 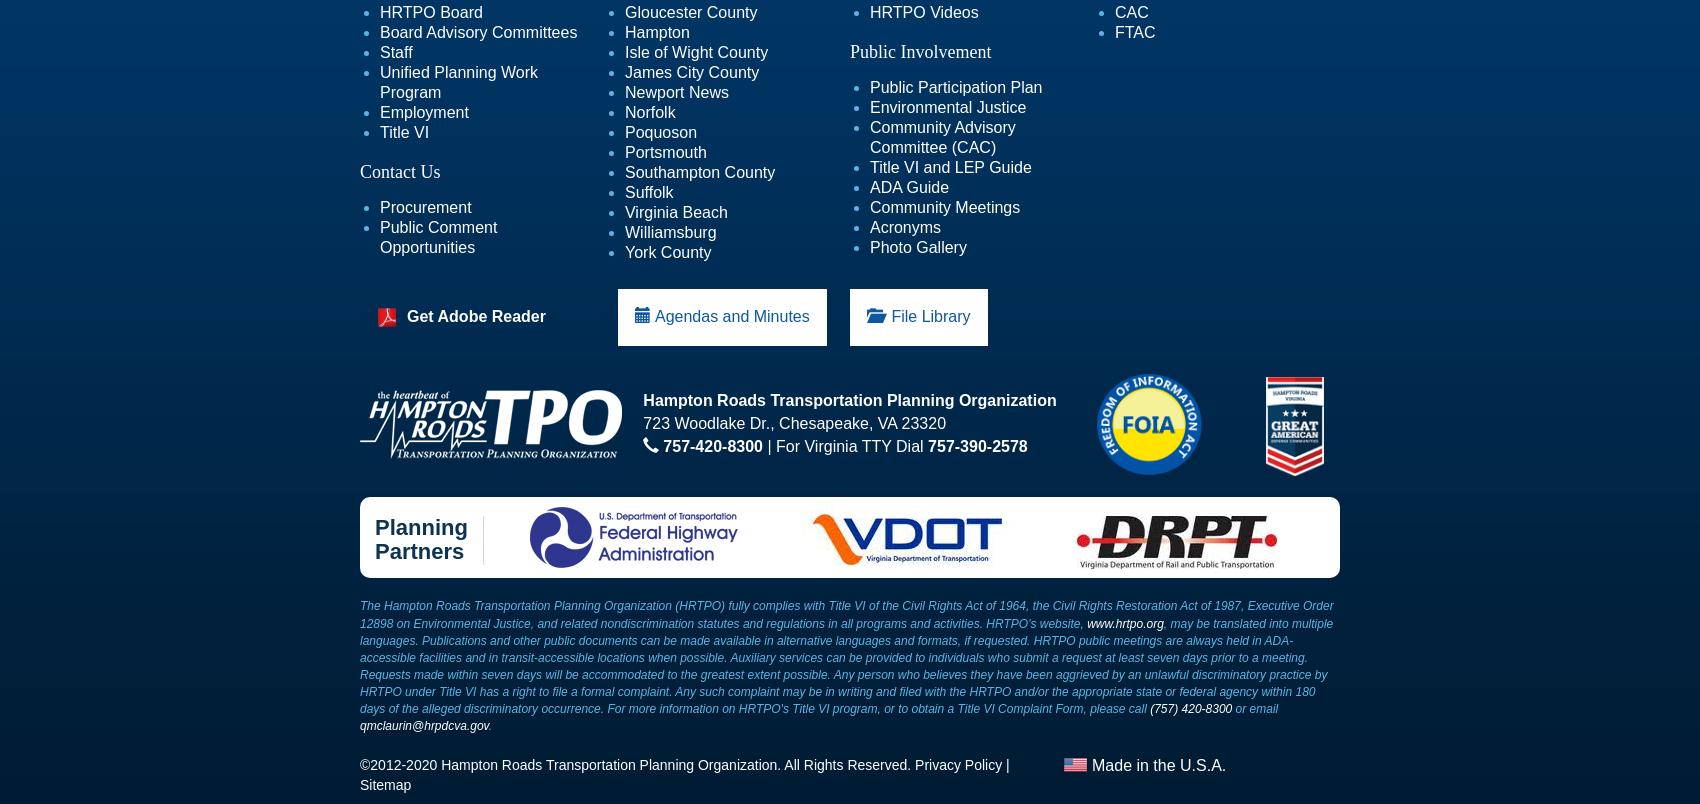 What do you see at coordinates (405, 316) in the screenshot?
I see `'Get Adobe Reader'` at bounding box center [405, 316].